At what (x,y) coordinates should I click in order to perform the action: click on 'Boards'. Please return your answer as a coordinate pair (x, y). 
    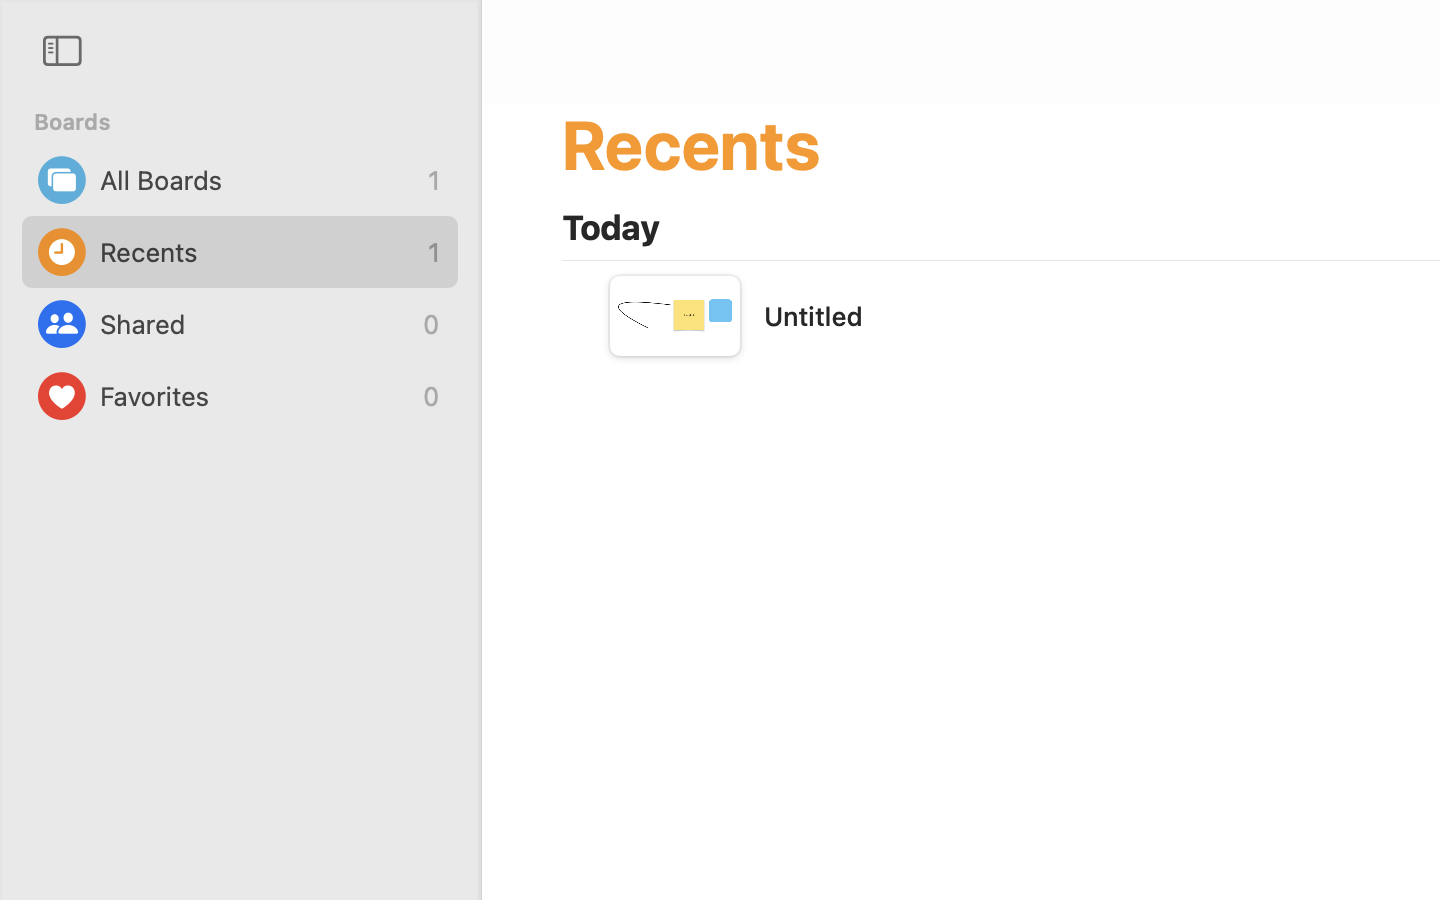
    Looking at the image, I should click on (250, 122).